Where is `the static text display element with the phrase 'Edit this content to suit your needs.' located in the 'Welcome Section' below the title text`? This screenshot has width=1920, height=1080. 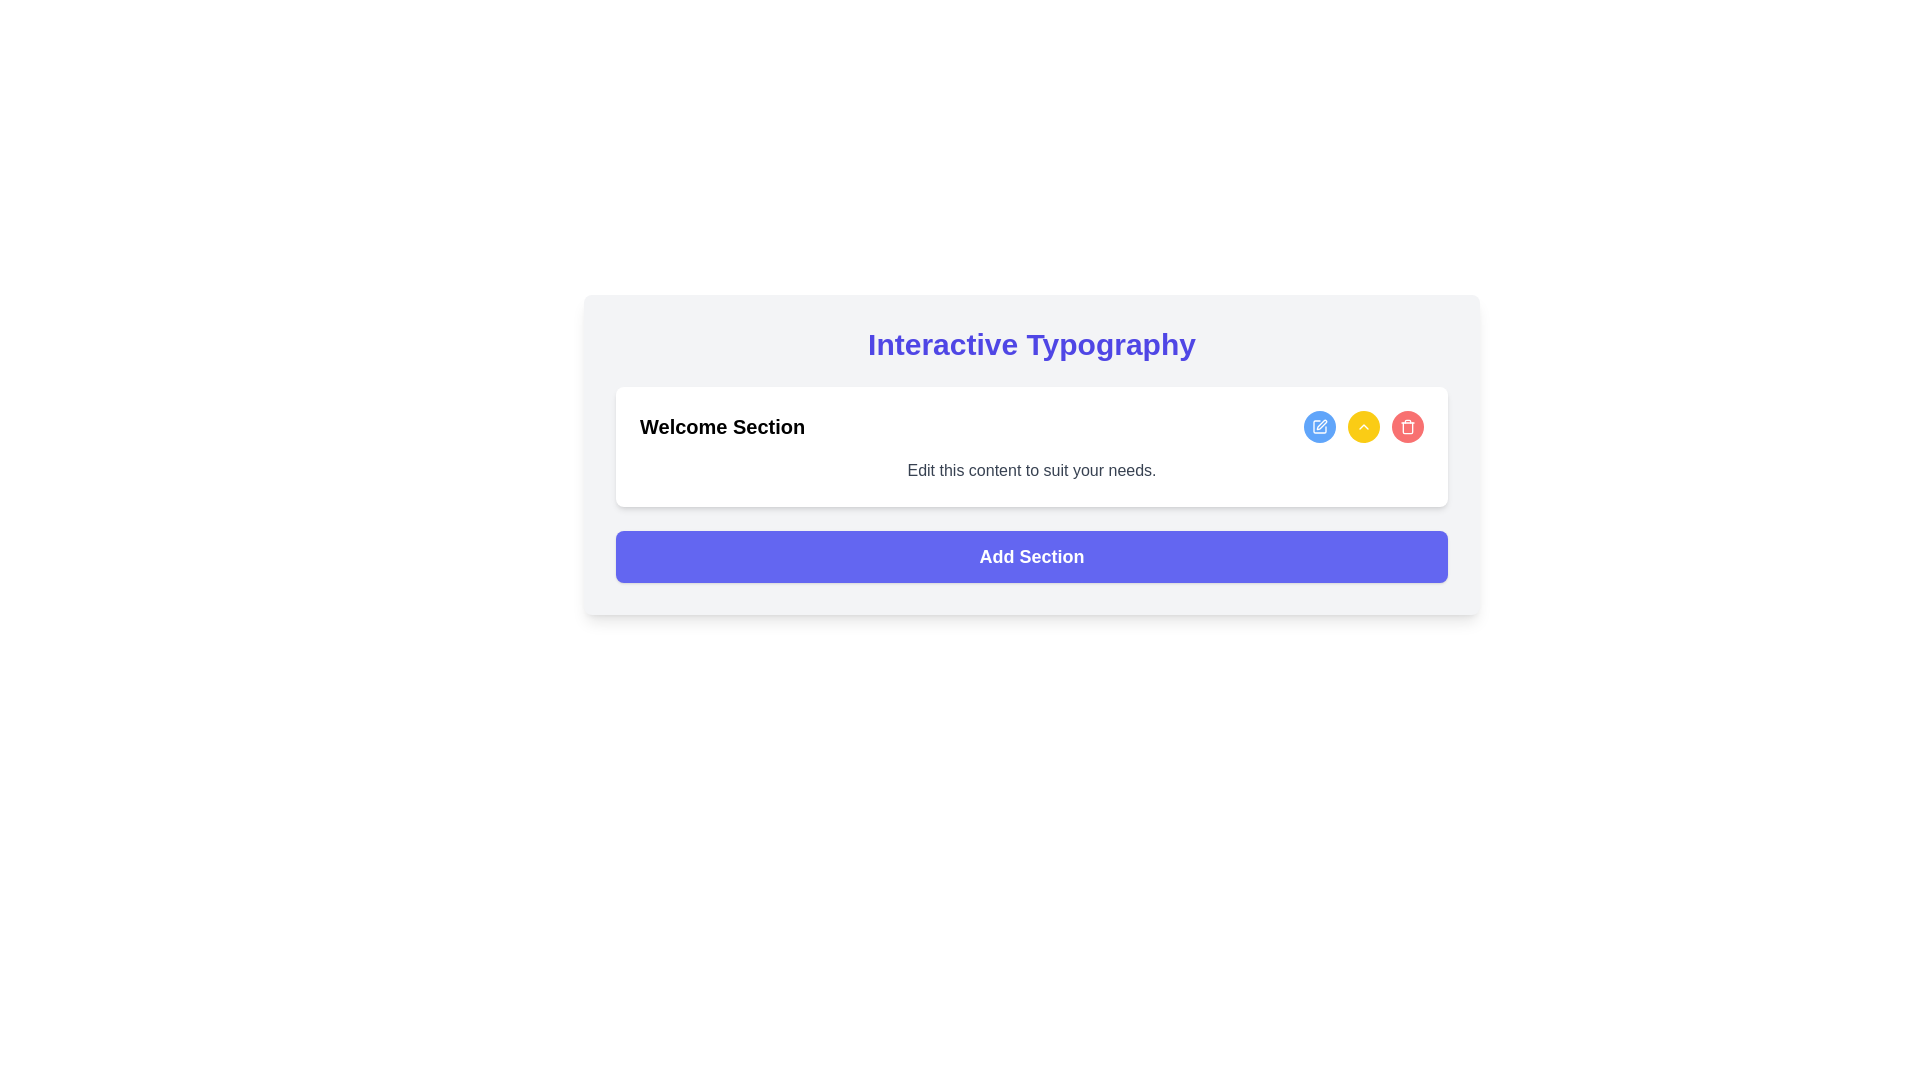 the static text display element with the phrase 'Edit this content to suit your needs.' located in the 'Welcome Section' below the title text is located at coordinates (1032, 470).